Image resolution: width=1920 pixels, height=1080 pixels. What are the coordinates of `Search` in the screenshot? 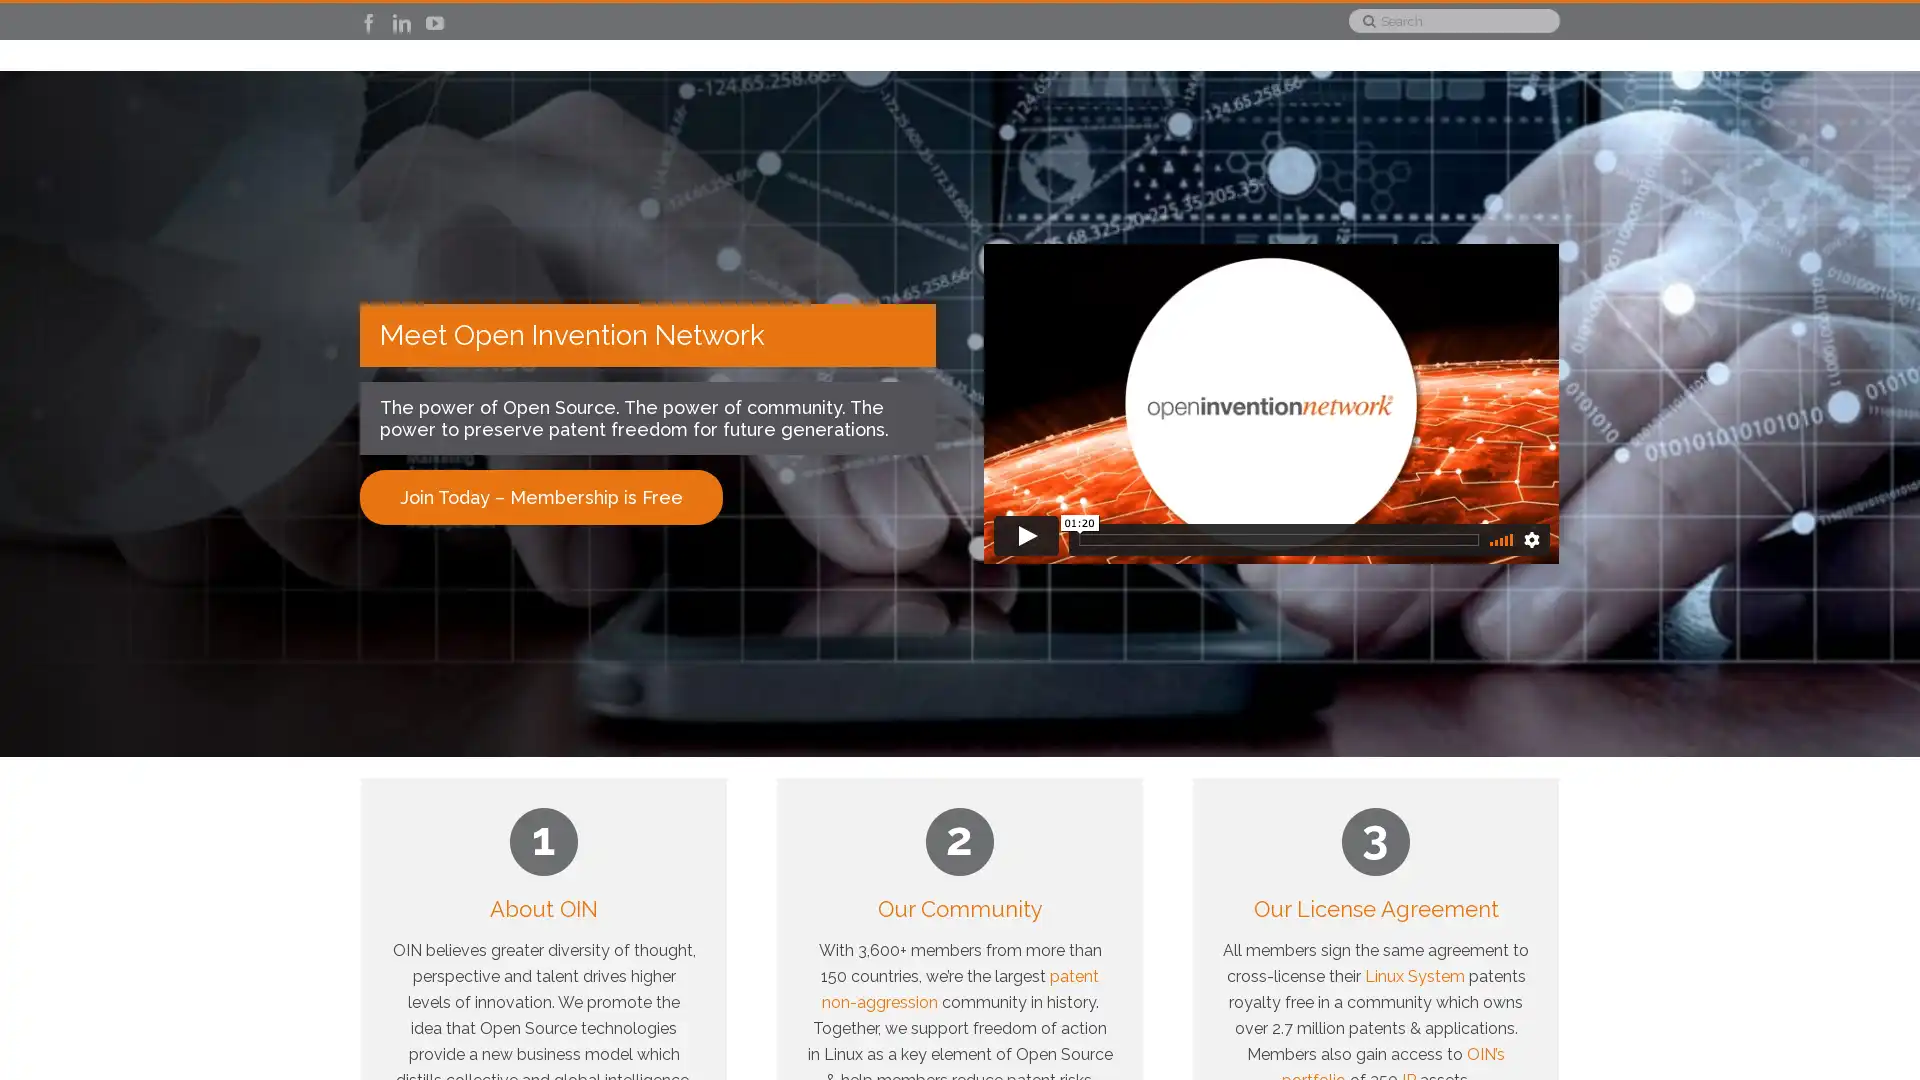 It's located at (1360, 20).